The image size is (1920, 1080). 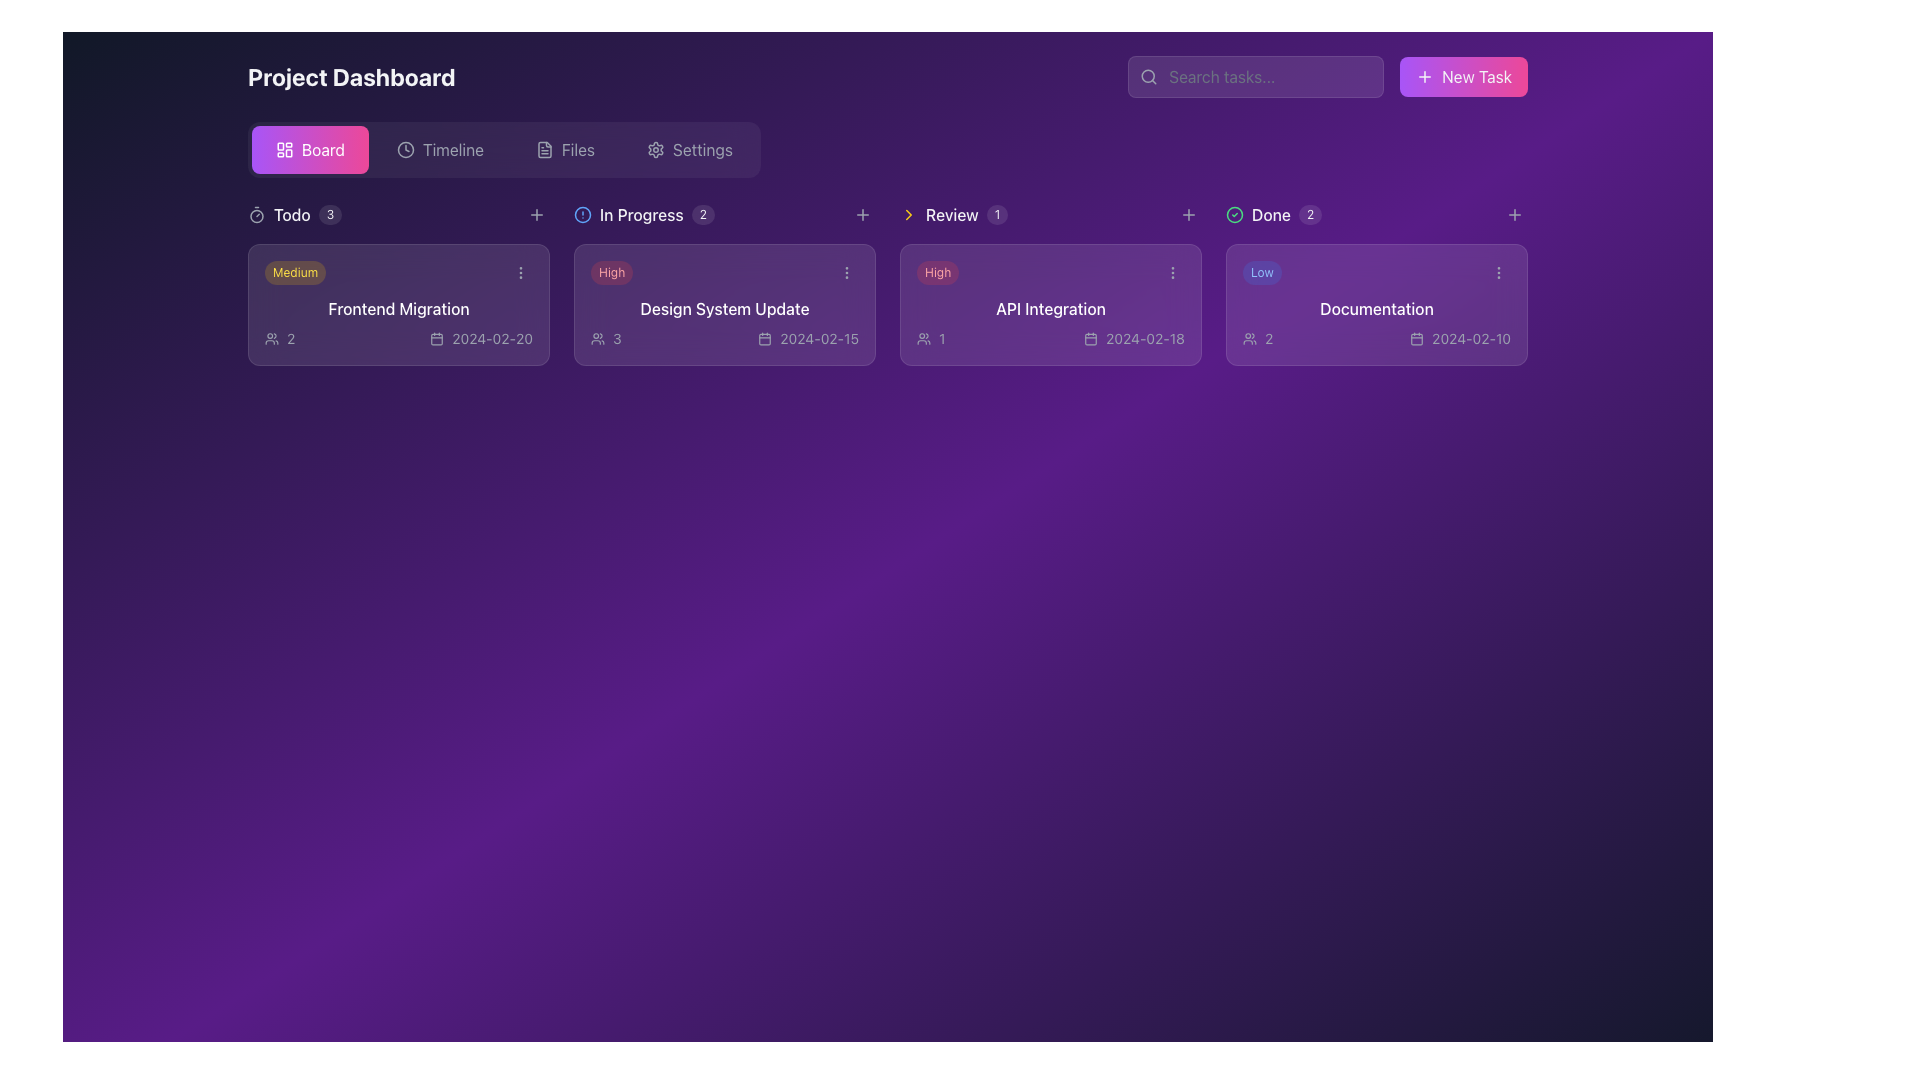 What do you see at coordinates (1050, 304) in the screenshot?
I see `the card element titled 'API Integration' with a purple background` at bounding box center [1050, 304].